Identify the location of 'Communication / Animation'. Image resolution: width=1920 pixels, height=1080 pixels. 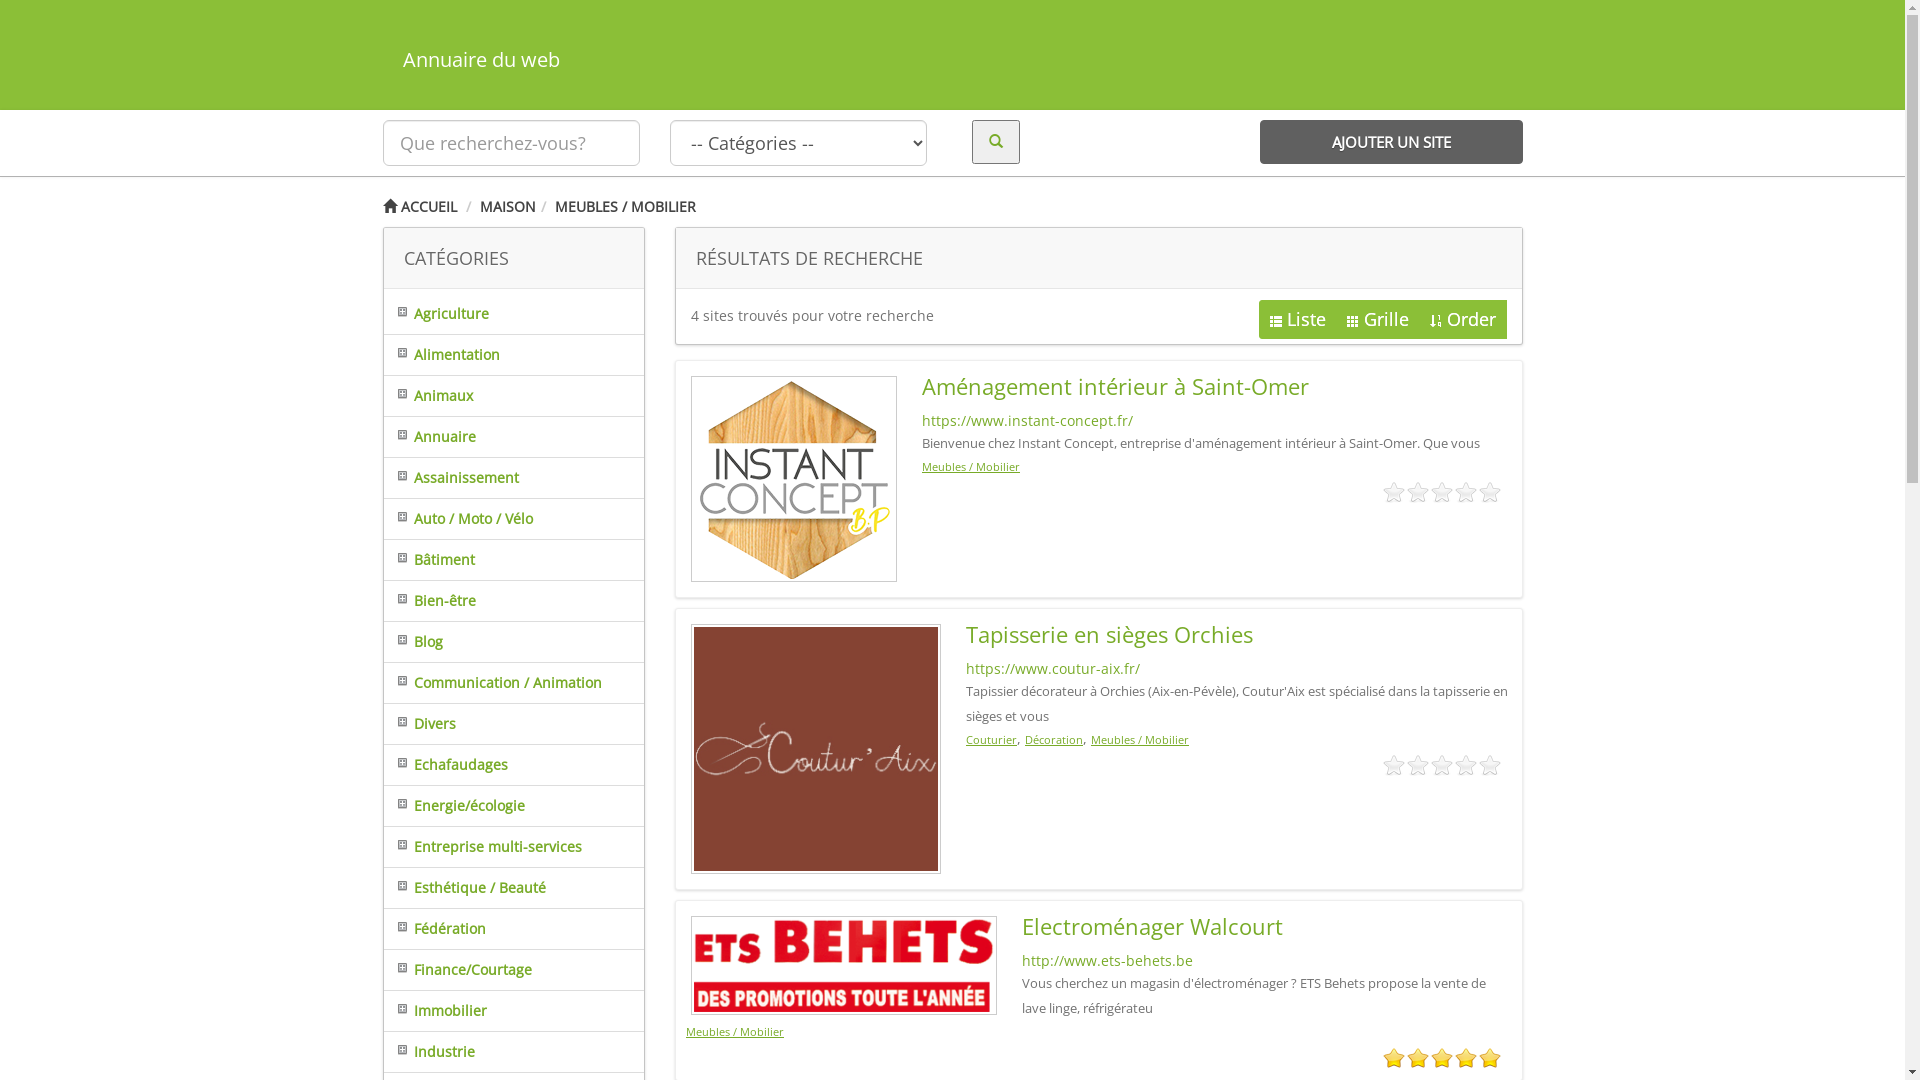
(493, 681).